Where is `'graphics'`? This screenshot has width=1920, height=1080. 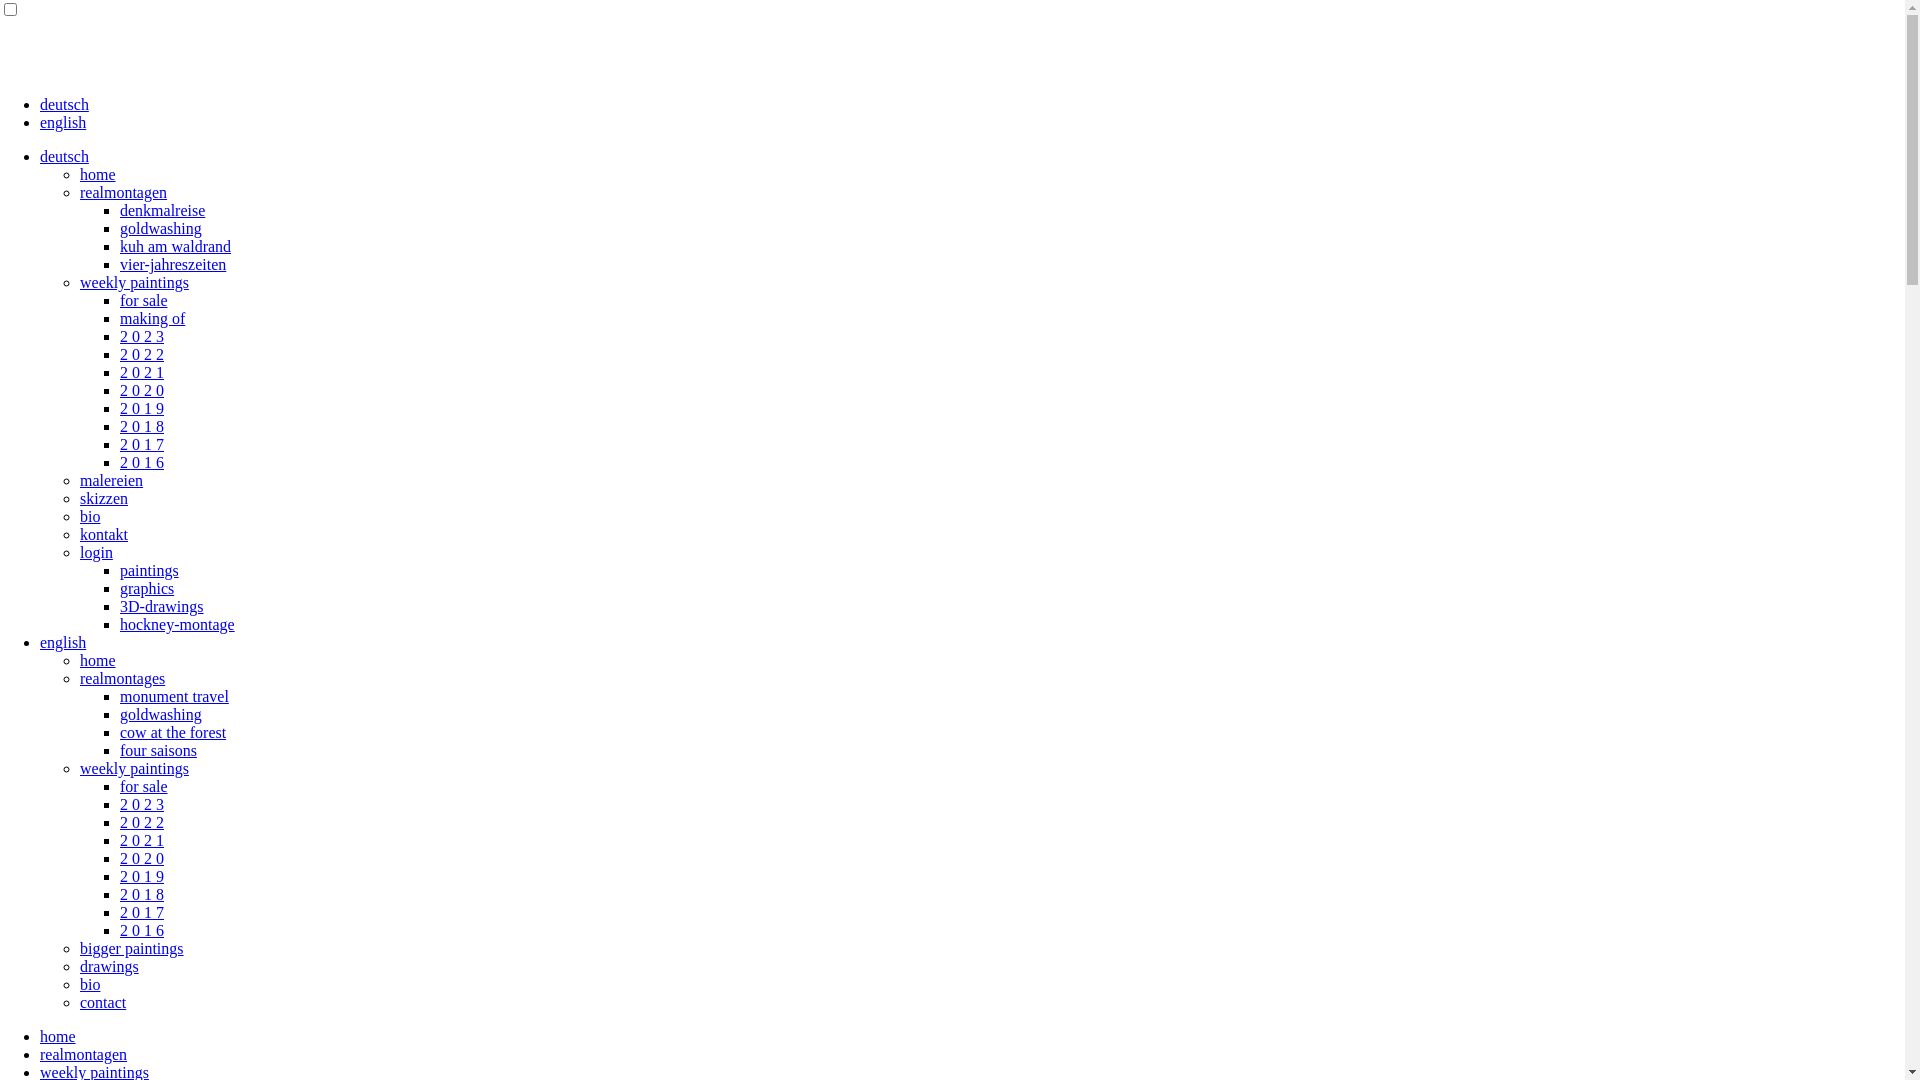
'graphics' is located at coordinates (146, 587).